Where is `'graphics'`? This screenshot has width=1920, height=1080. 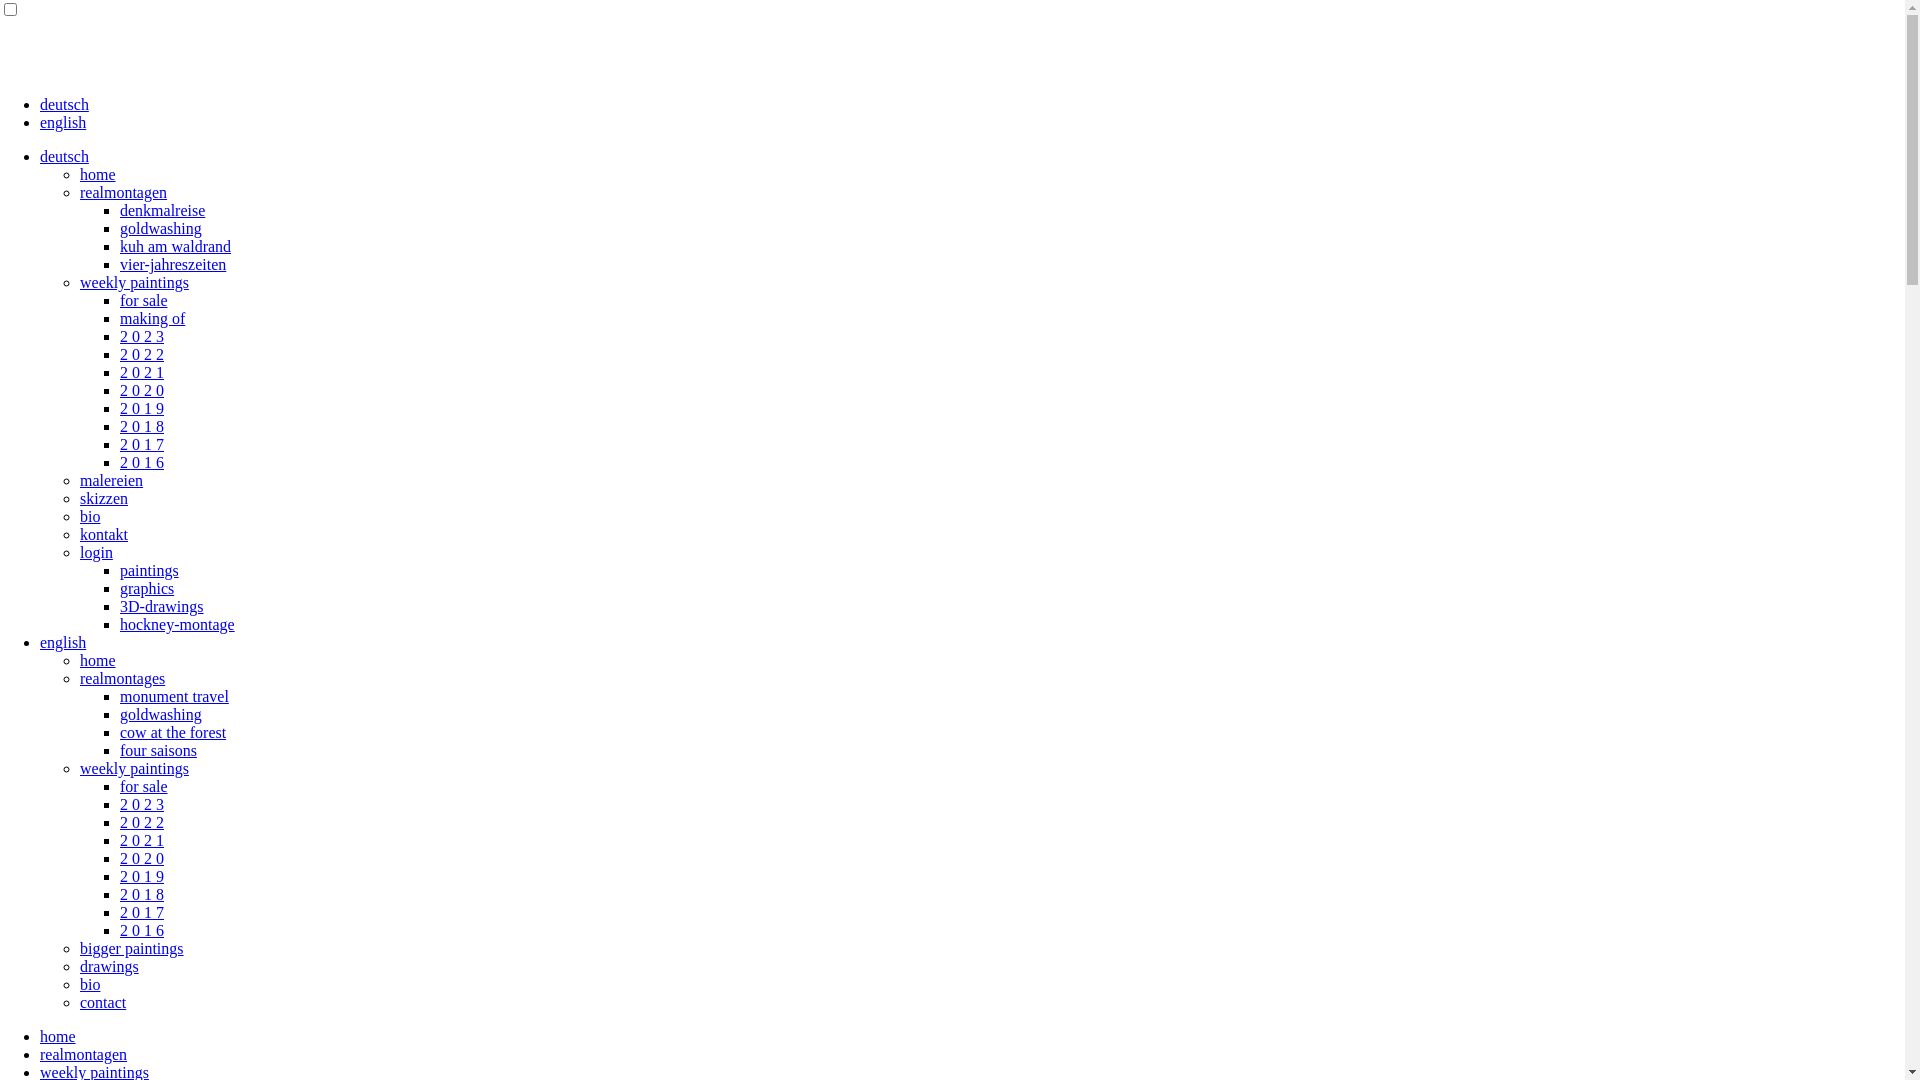
'graphics' is located at coordinates (146, 587).